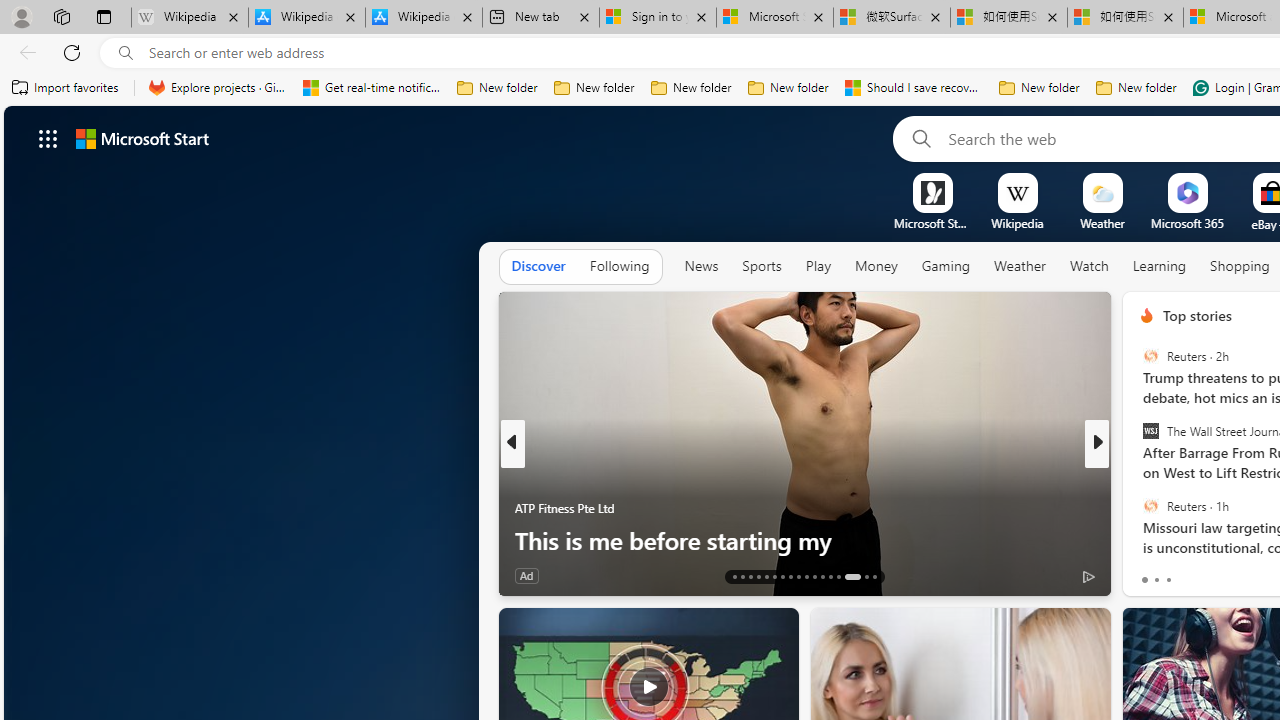 This screenshot has width=1280, height=720. Describe the element at coordinates (757, 577) in the screenshot. I see `'AutomationID: tab-16'` at that location.